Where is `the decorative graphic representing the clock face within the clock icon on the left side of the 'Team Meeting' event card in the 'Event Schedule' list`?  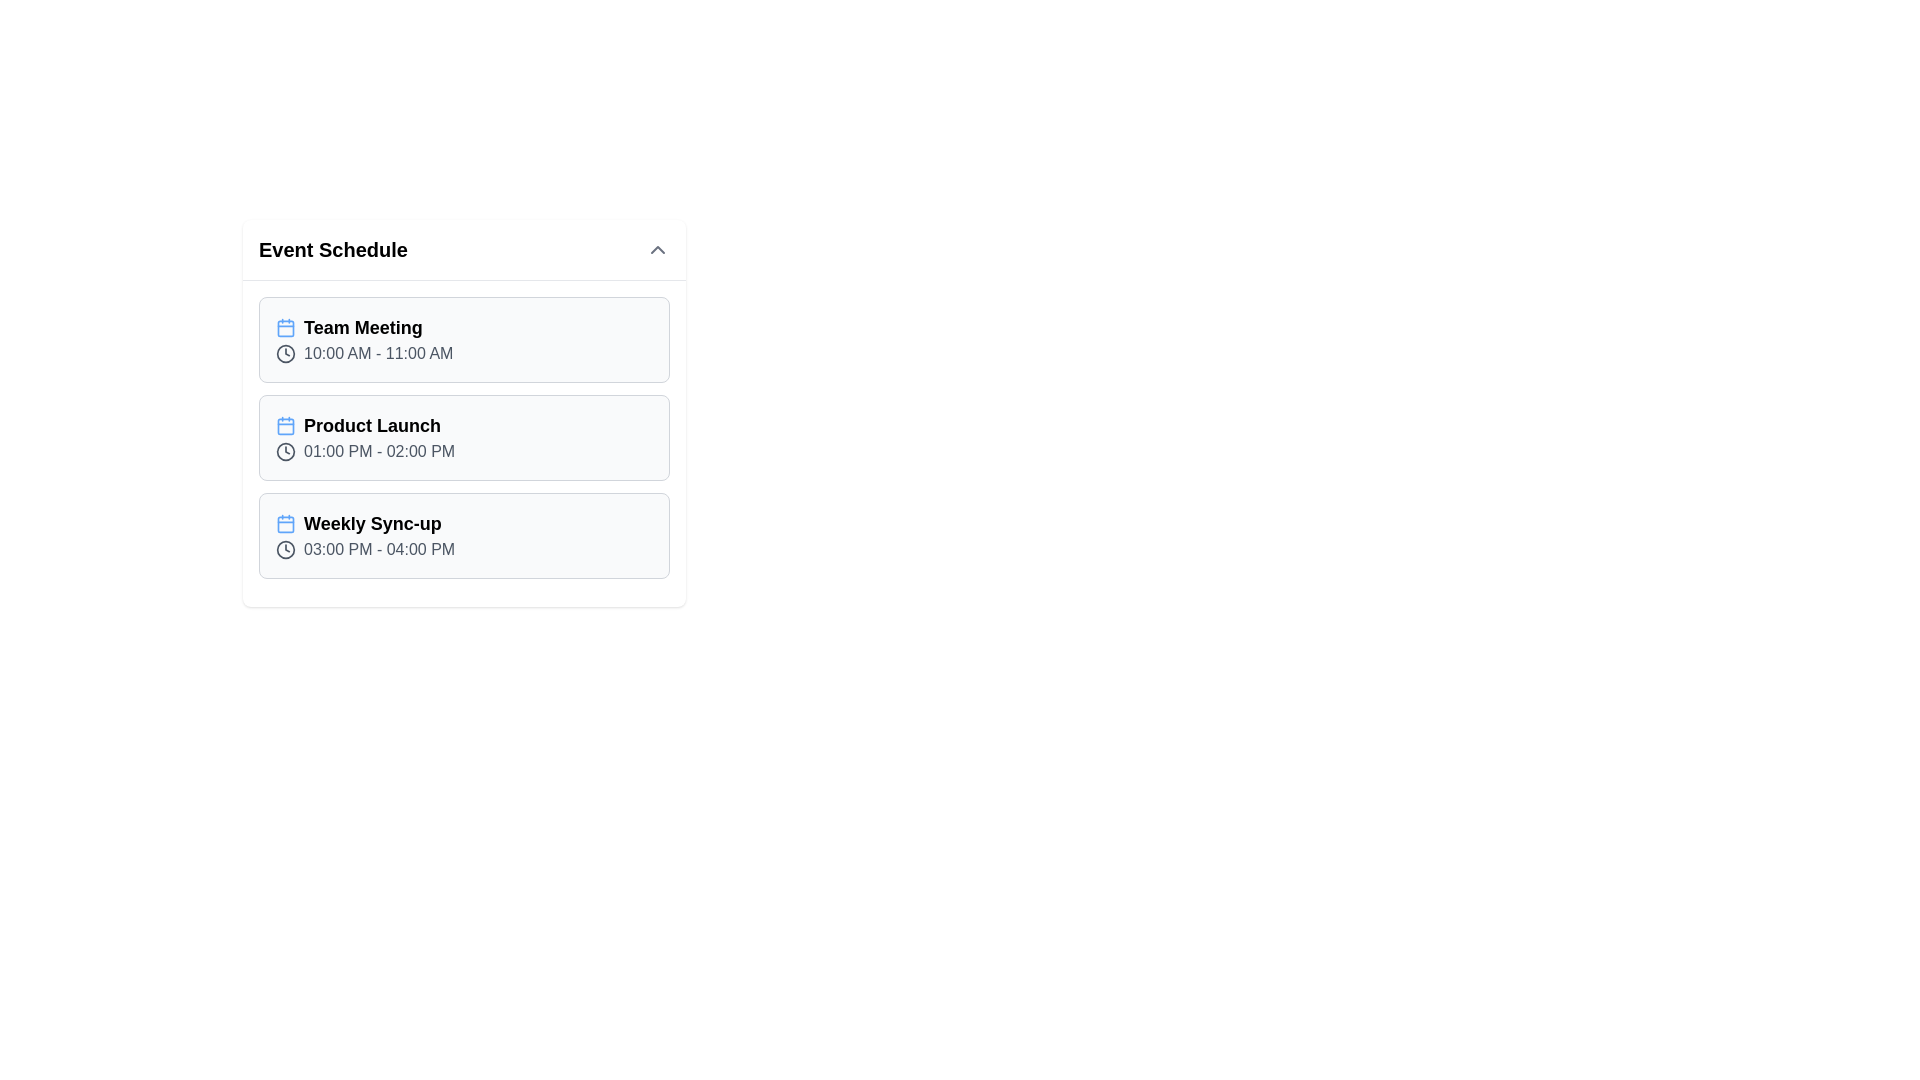 the decorative graphic representing the clock face within the clock icon on the left side of the 'Team Meeting' event card in the 'Event Schedule' list is located at coordinates (285, 353).